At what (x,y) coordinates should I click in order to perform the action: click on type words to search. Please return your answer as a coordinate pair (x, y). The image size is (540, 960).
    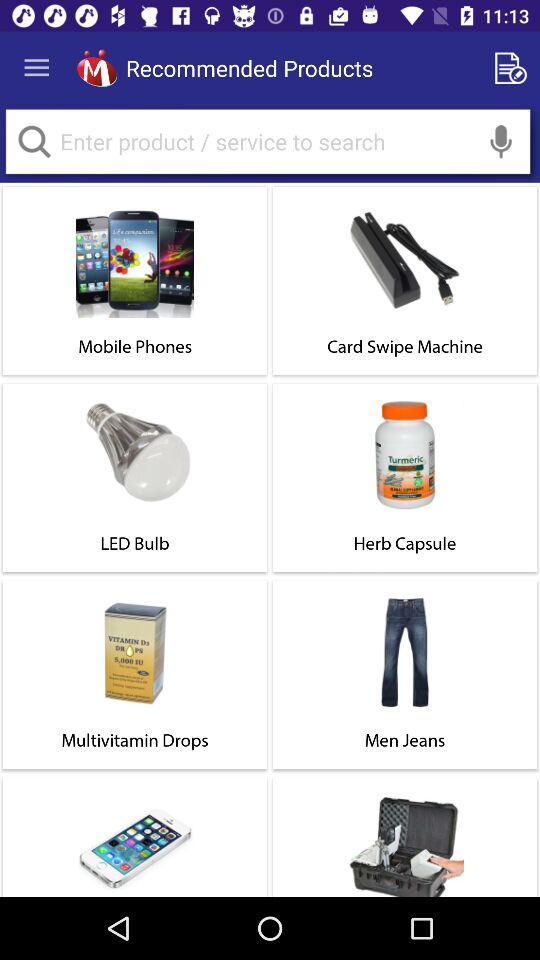
    Looking at the image, I should click on (267, 140).